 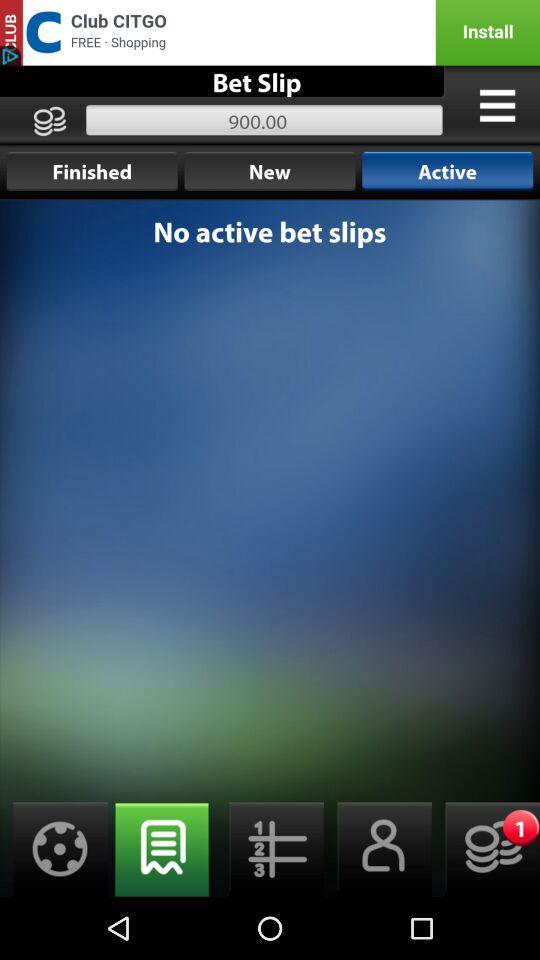 What do you see at coordinates (270, 848) in the screenshot?
I see `the middle button below no active bet slips` at bounding box center [270, 848].